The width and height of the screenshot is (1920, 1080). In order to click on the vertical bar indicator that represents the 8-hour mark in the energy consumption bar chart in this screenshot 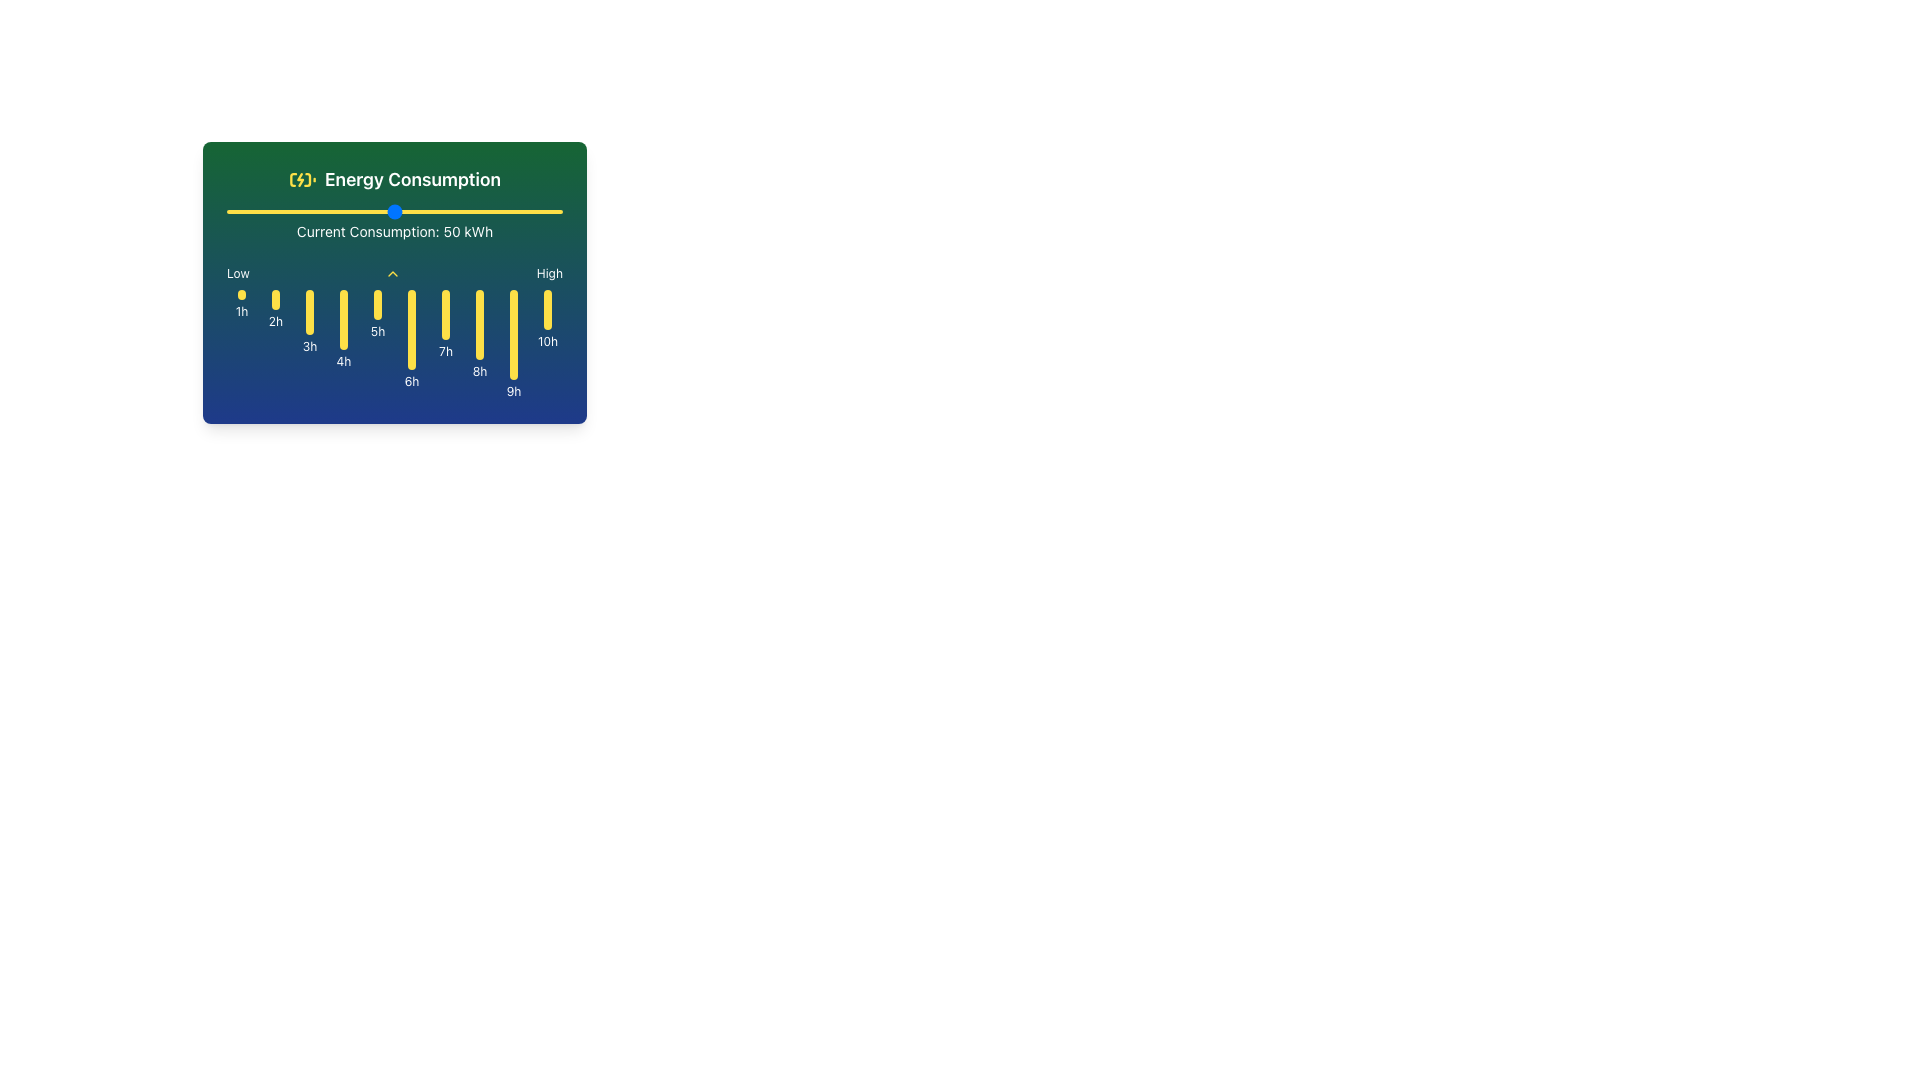, I will do `click(480, 323)`.